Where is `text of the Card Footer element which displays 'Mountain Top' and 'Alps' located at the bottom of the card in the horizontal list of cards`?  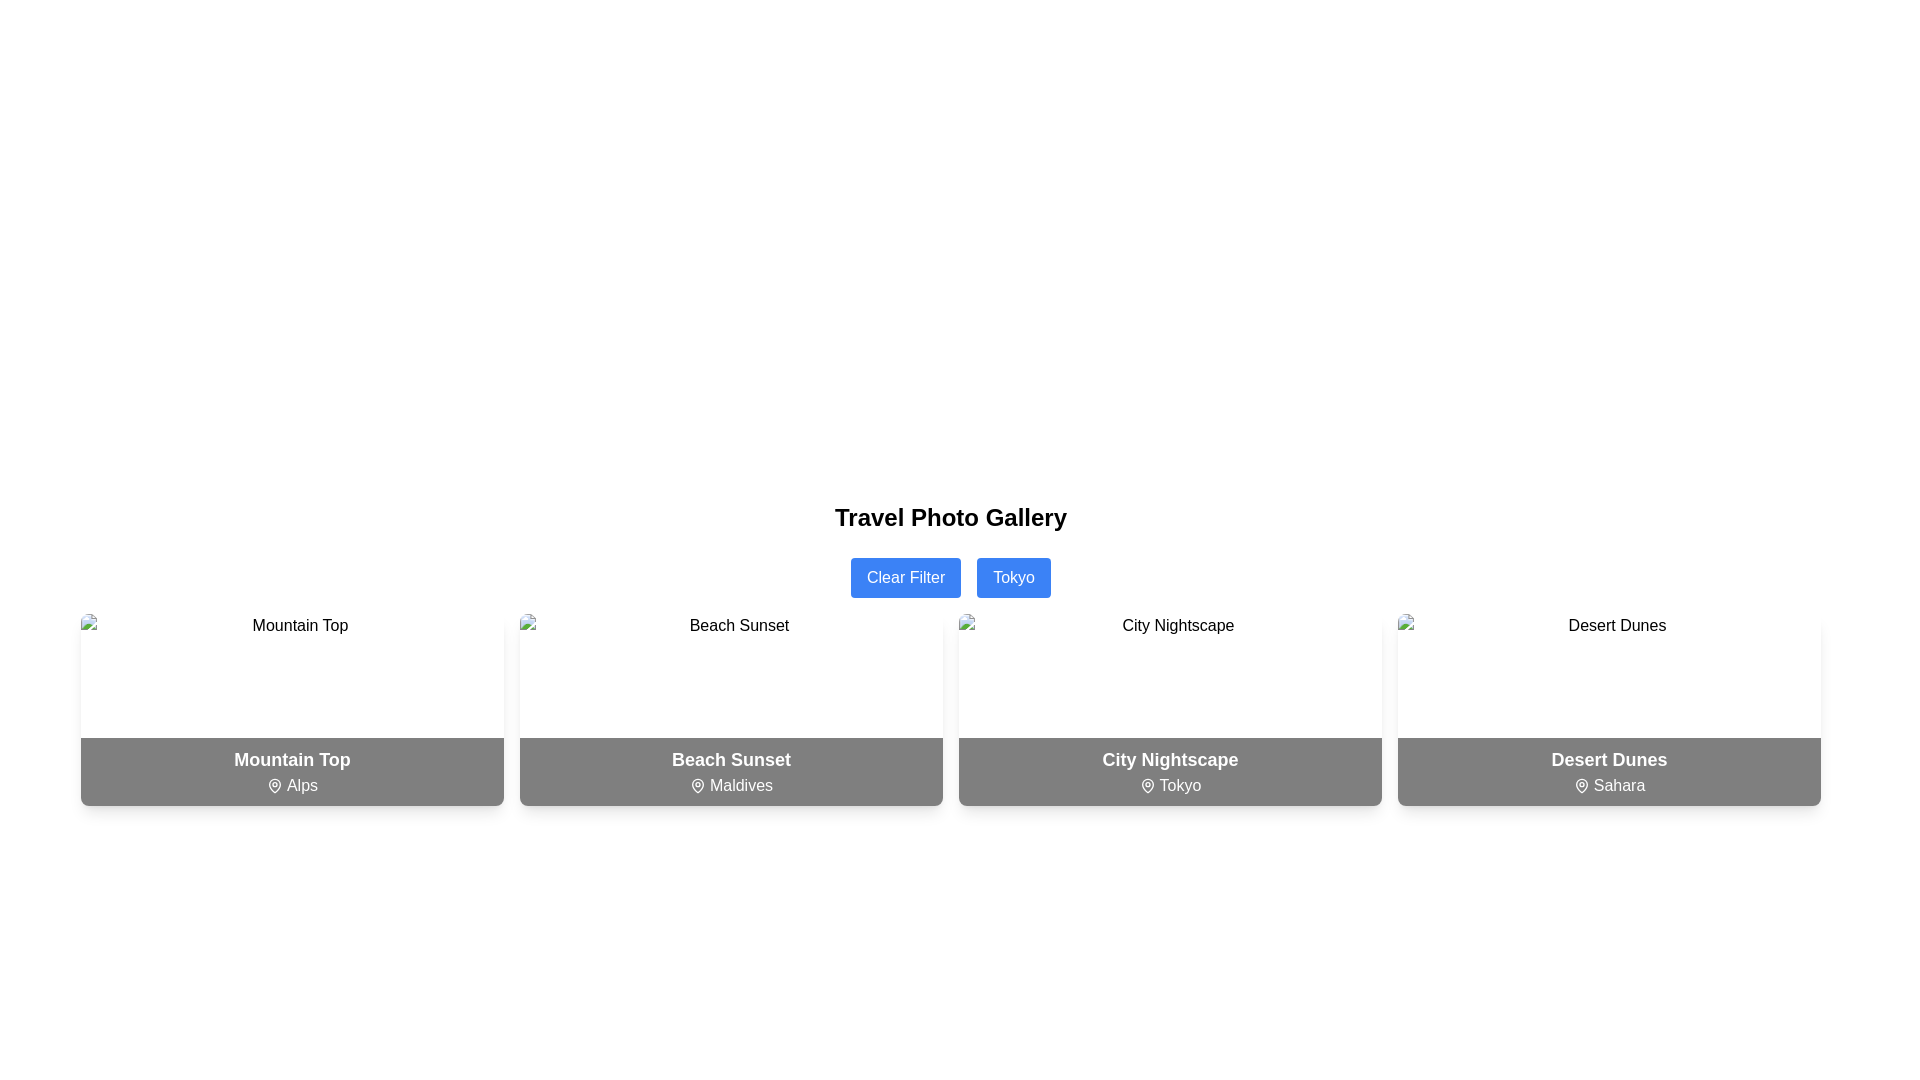 text of the Card Footer element which displays 'Mountain Top' and 'Alps' located at the bottom of the card in the horizontal list of cards is located at coordinates (291, 770).